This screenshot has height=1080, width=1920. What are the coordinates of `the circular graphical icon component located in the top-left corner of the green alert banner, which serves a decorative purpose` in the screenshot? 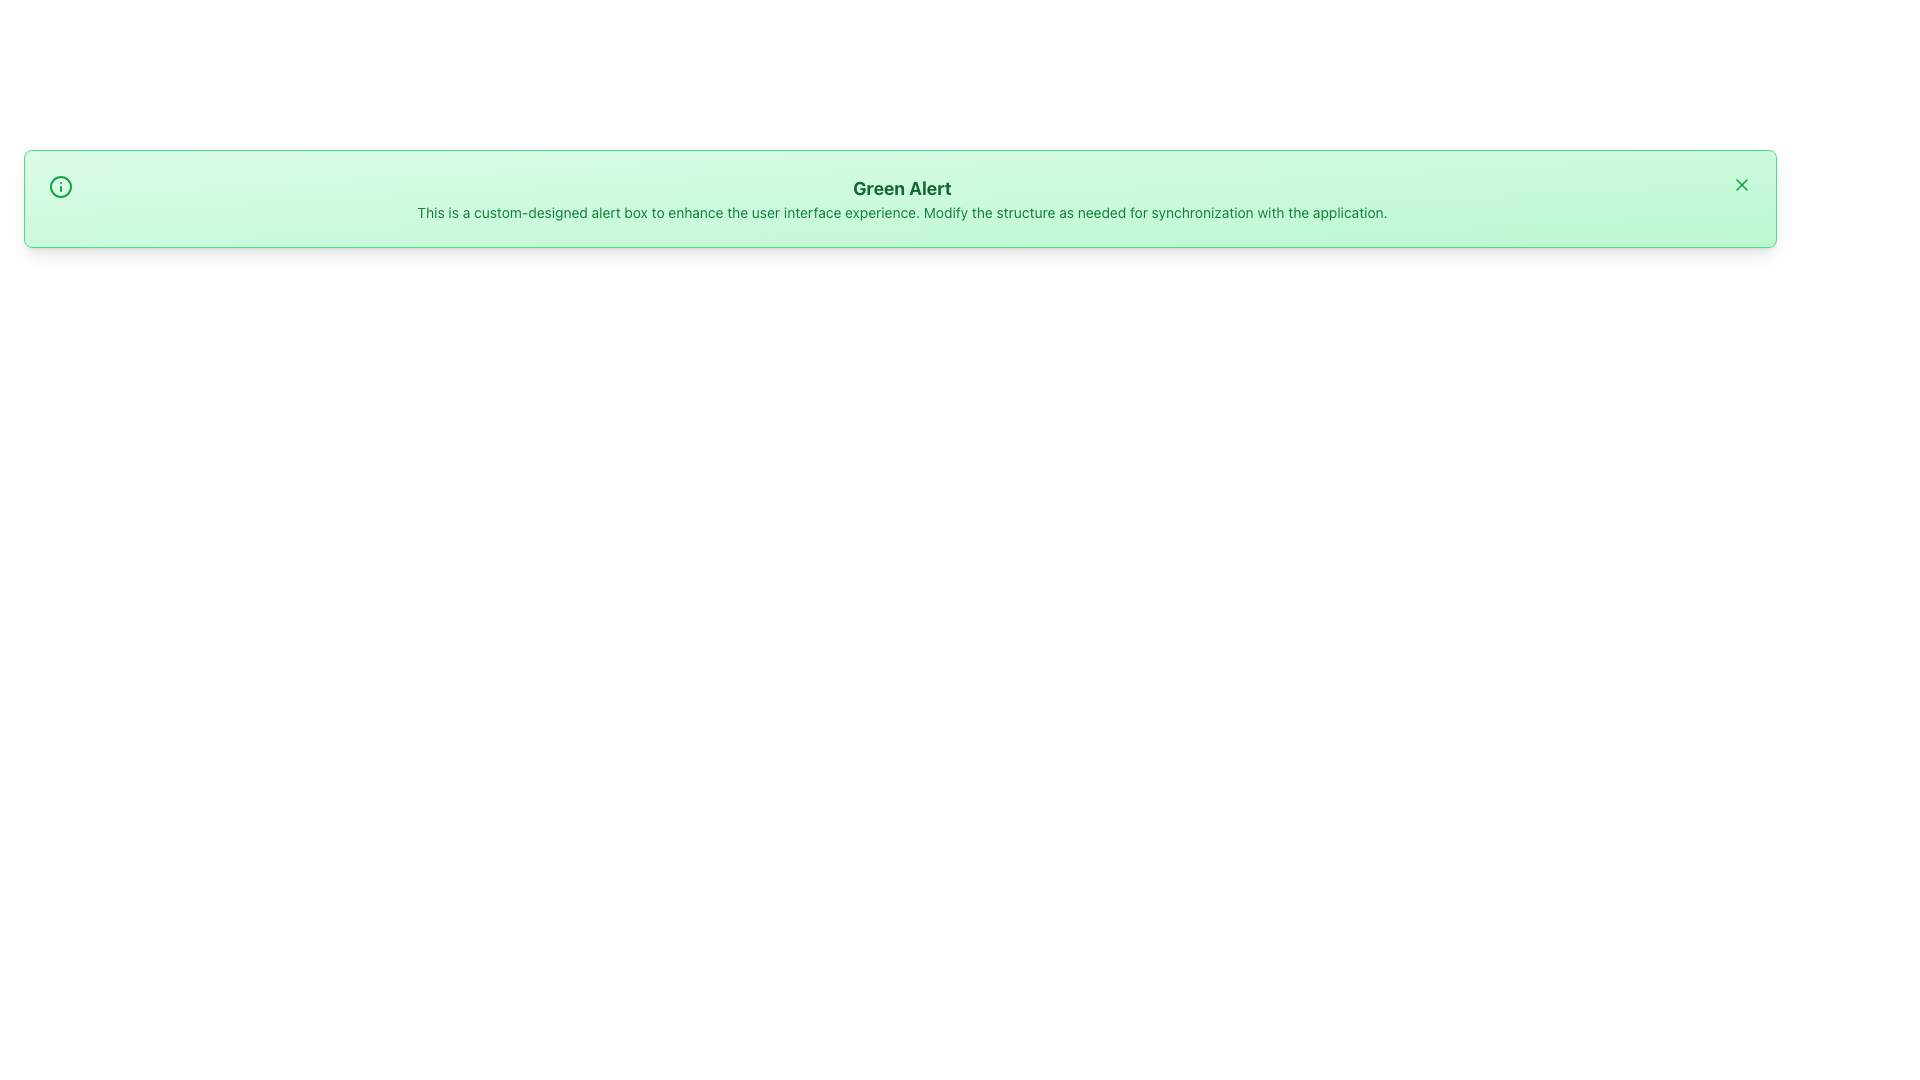 It's located at (61, 186).